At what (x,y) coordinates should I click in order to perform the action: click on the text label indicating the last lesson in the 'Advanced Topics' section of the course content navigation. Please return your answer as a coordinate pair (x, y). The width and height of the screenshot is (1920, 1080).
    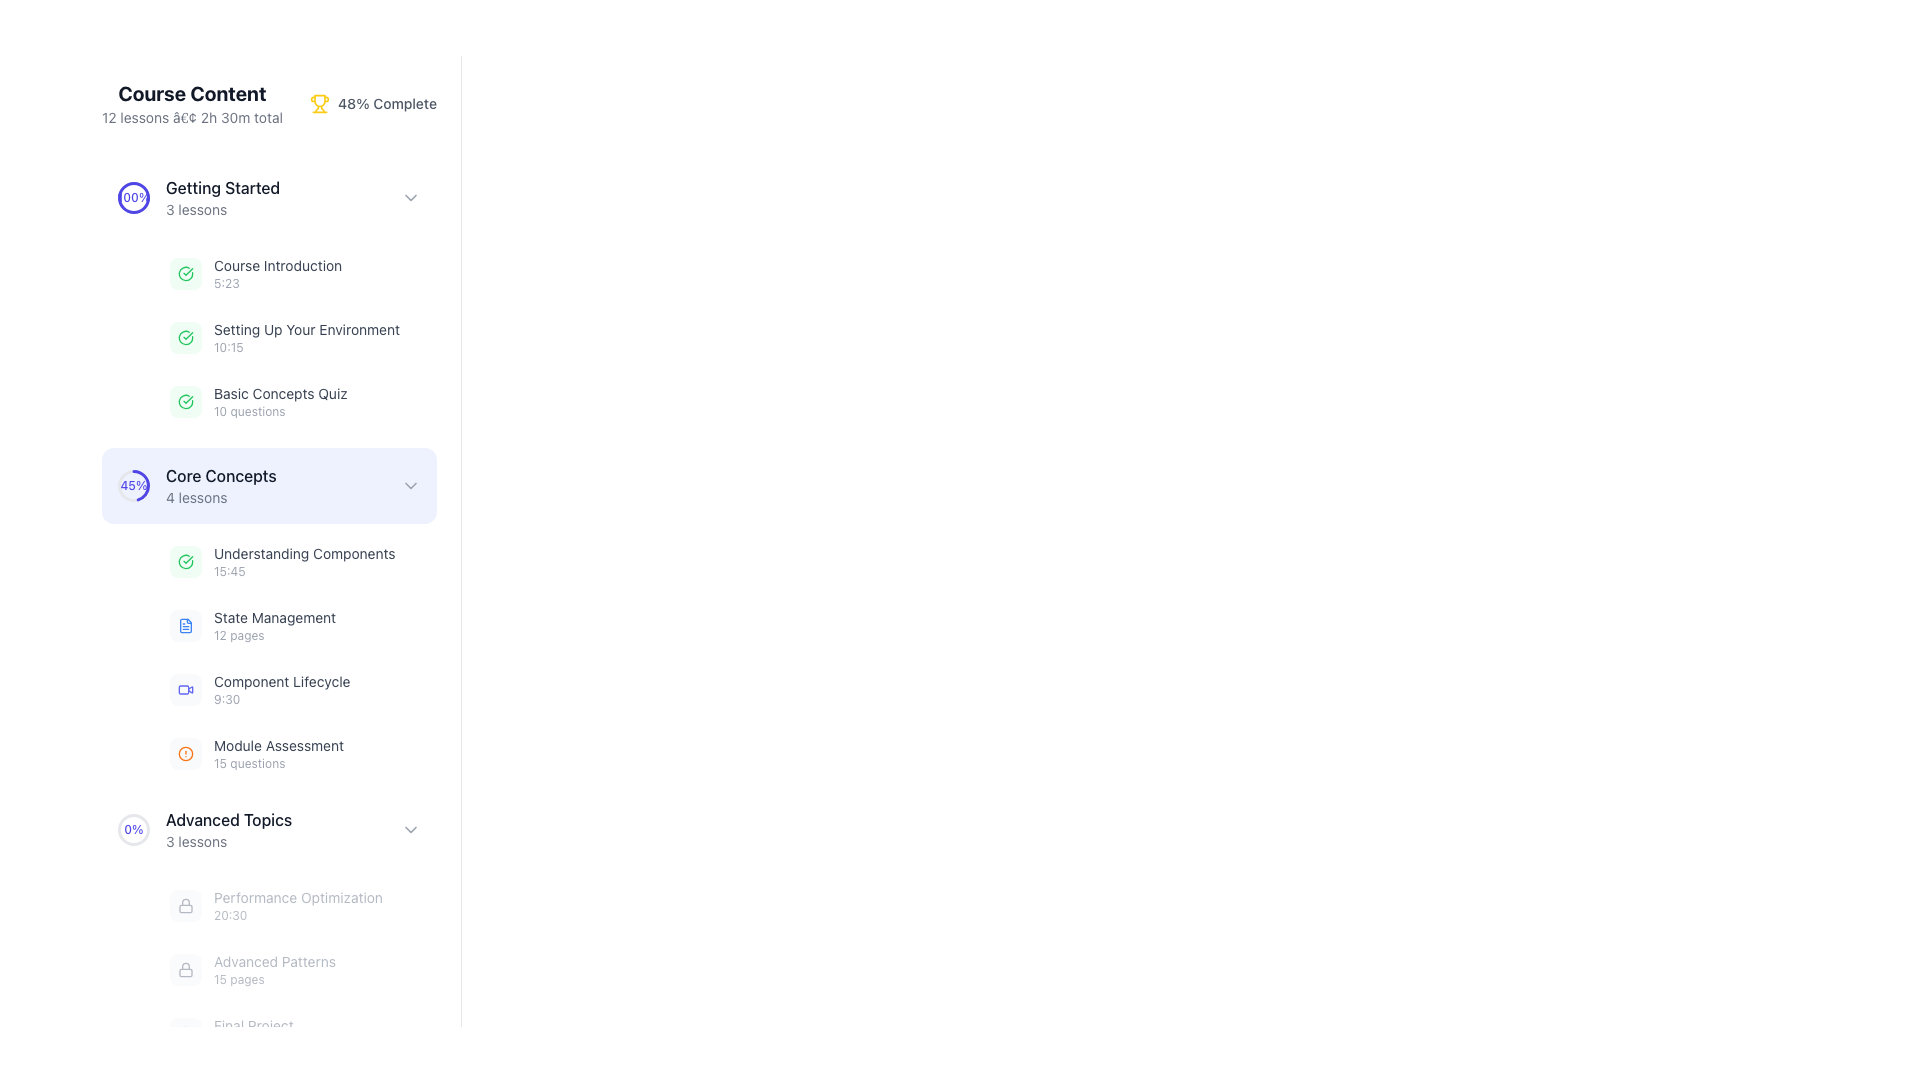
    Looking at the image, I should click on (252, 1033).